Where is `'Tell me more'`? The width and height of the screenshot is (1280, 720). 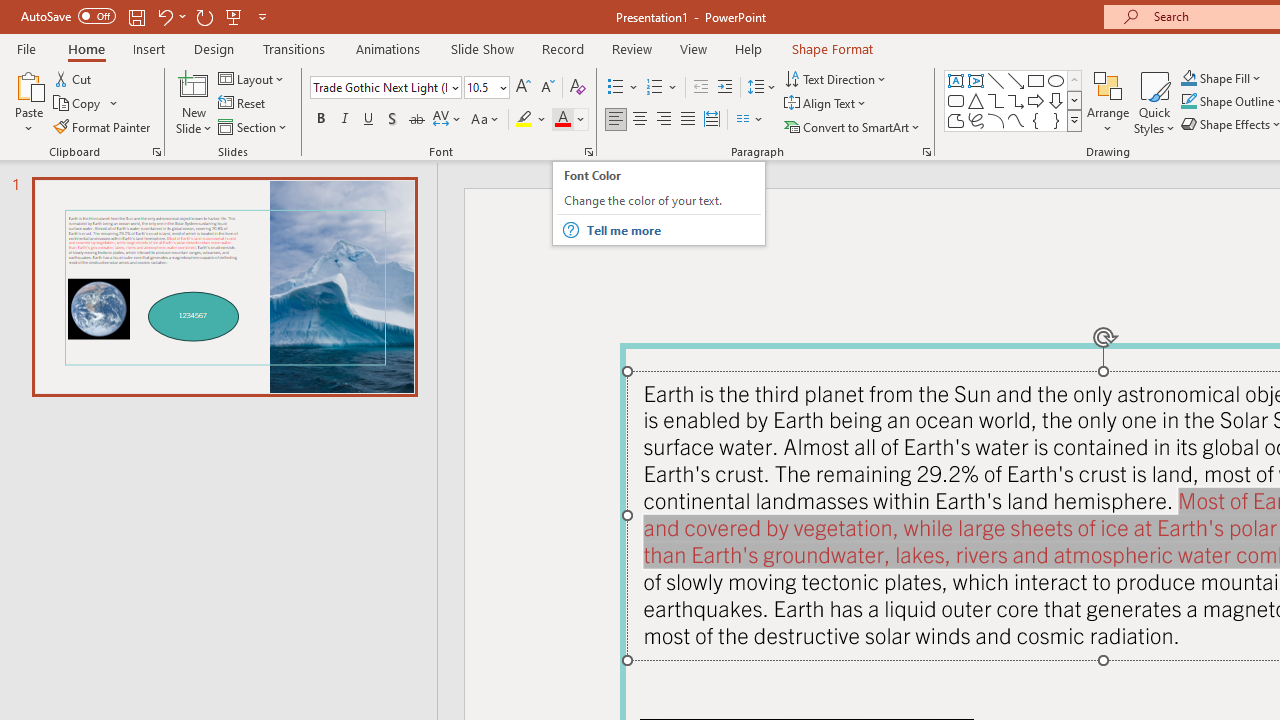 'Tell me more' is located at coordinates (673, 229).